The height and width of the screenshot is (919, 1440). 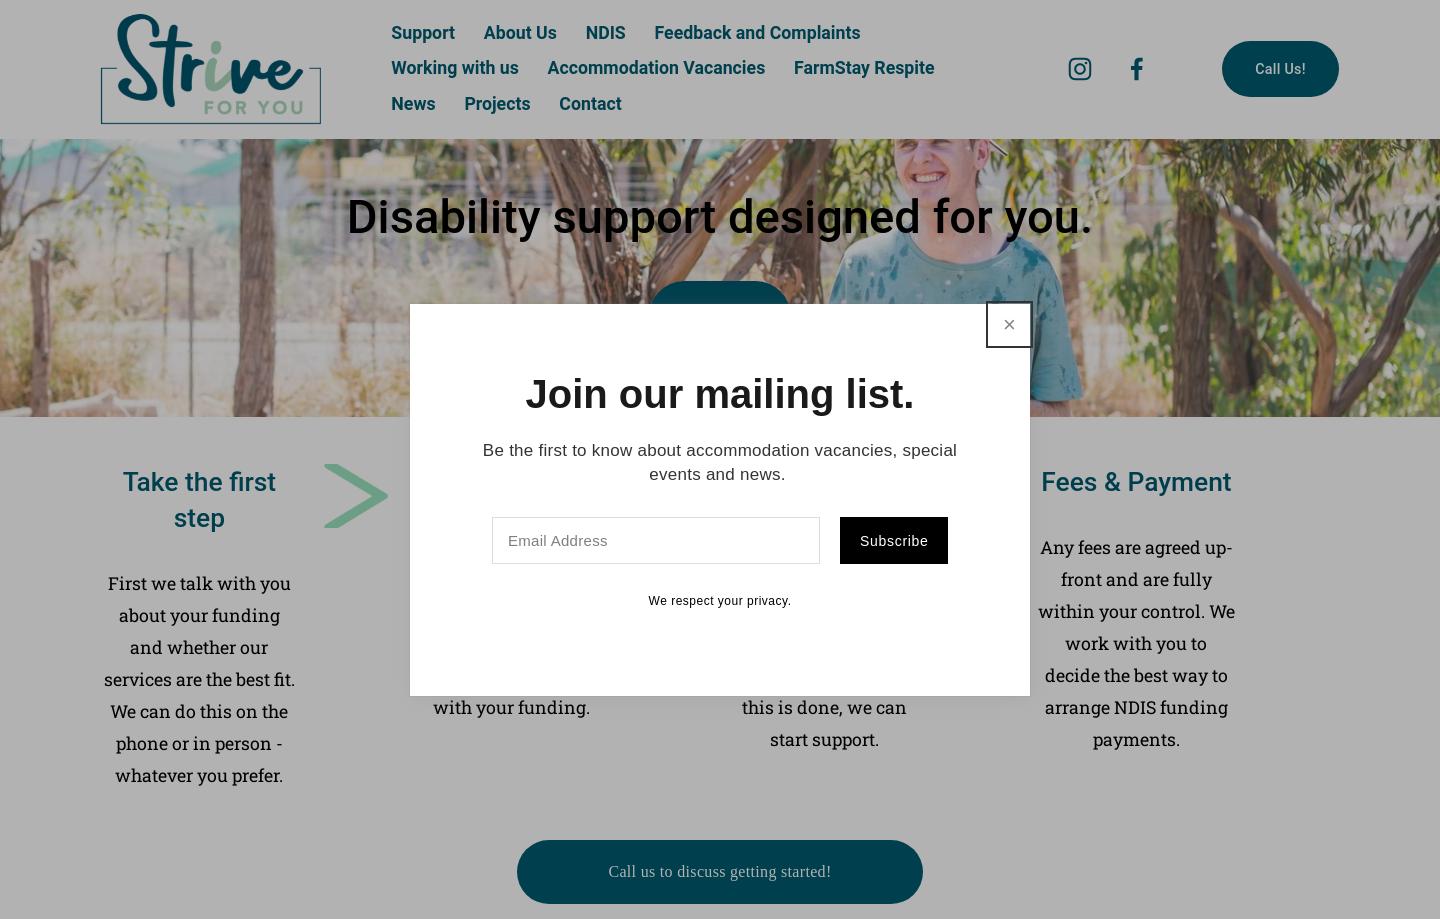 I want to click on 'Call us to discuss getting started!', so click(x=606, y=870).